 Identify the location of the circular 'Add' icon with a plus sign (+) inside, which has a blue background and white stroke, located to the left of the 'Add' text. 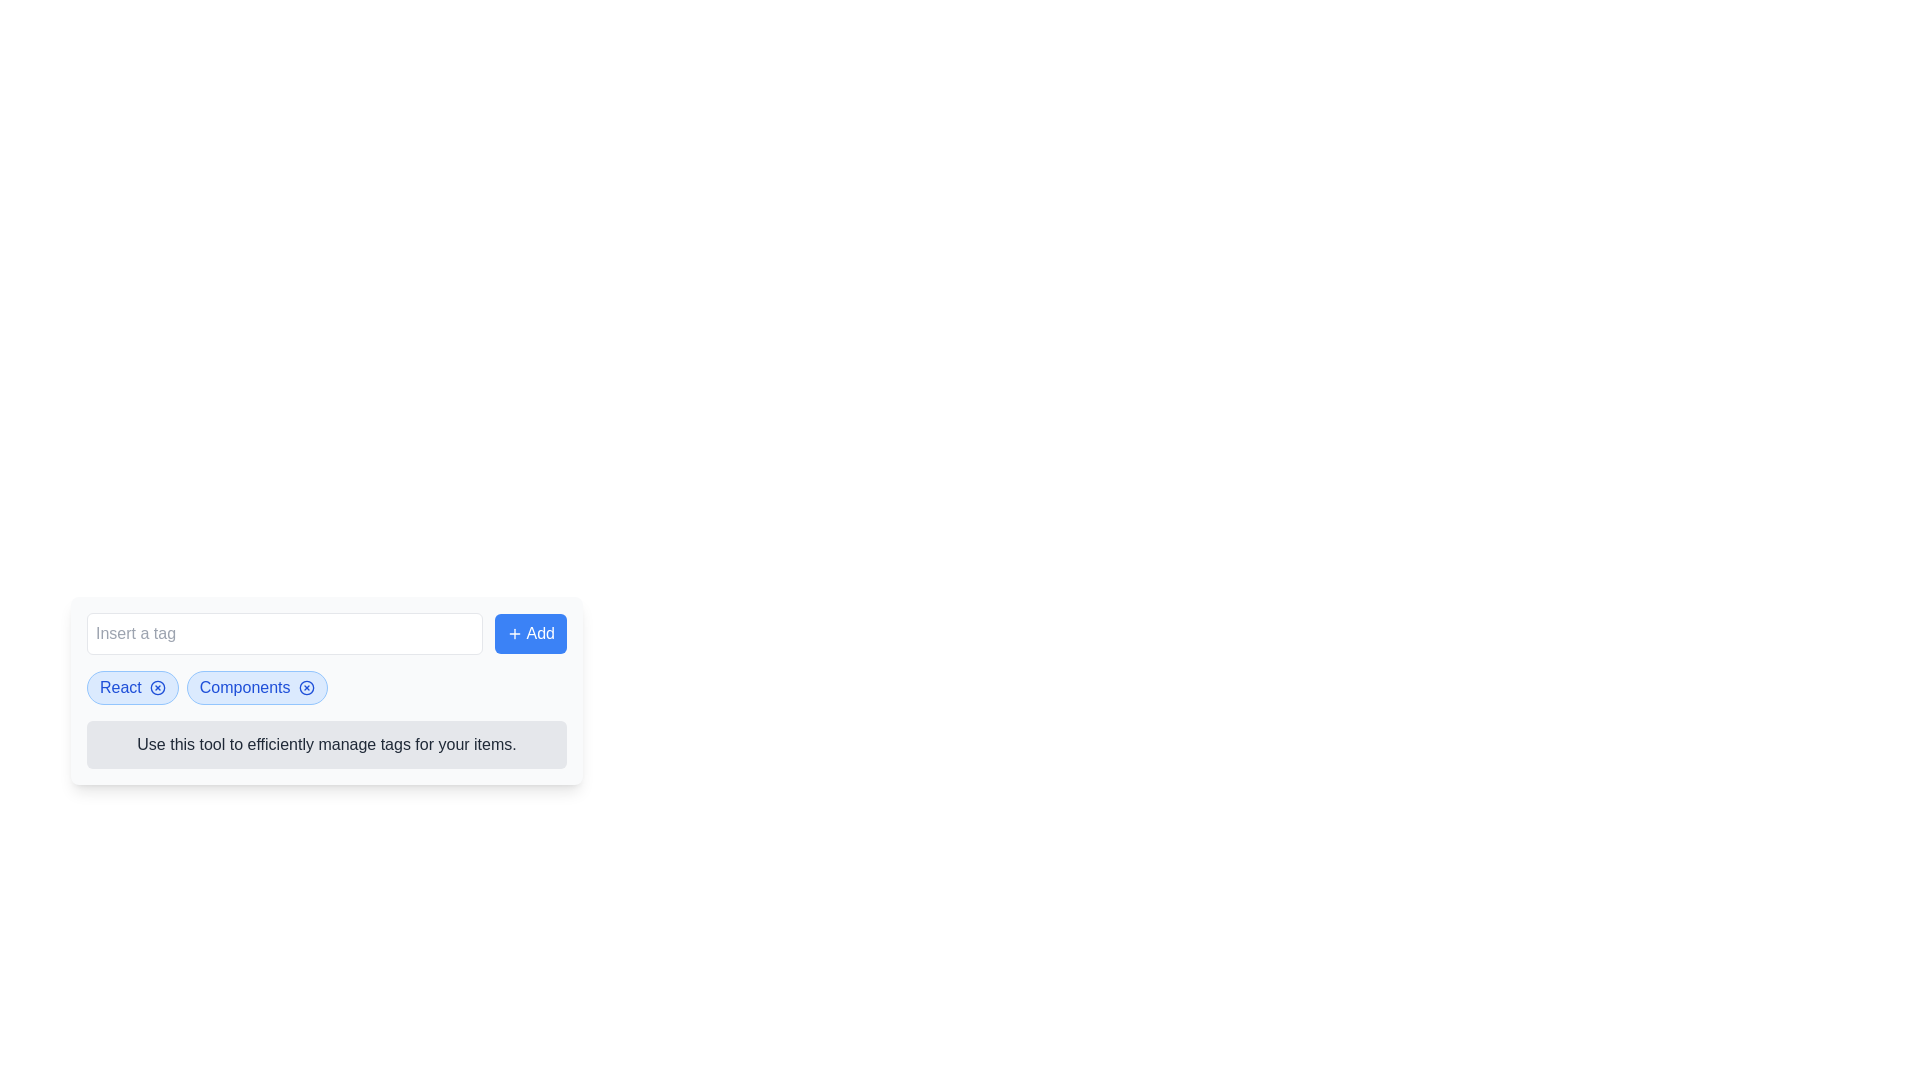
(514, 633).